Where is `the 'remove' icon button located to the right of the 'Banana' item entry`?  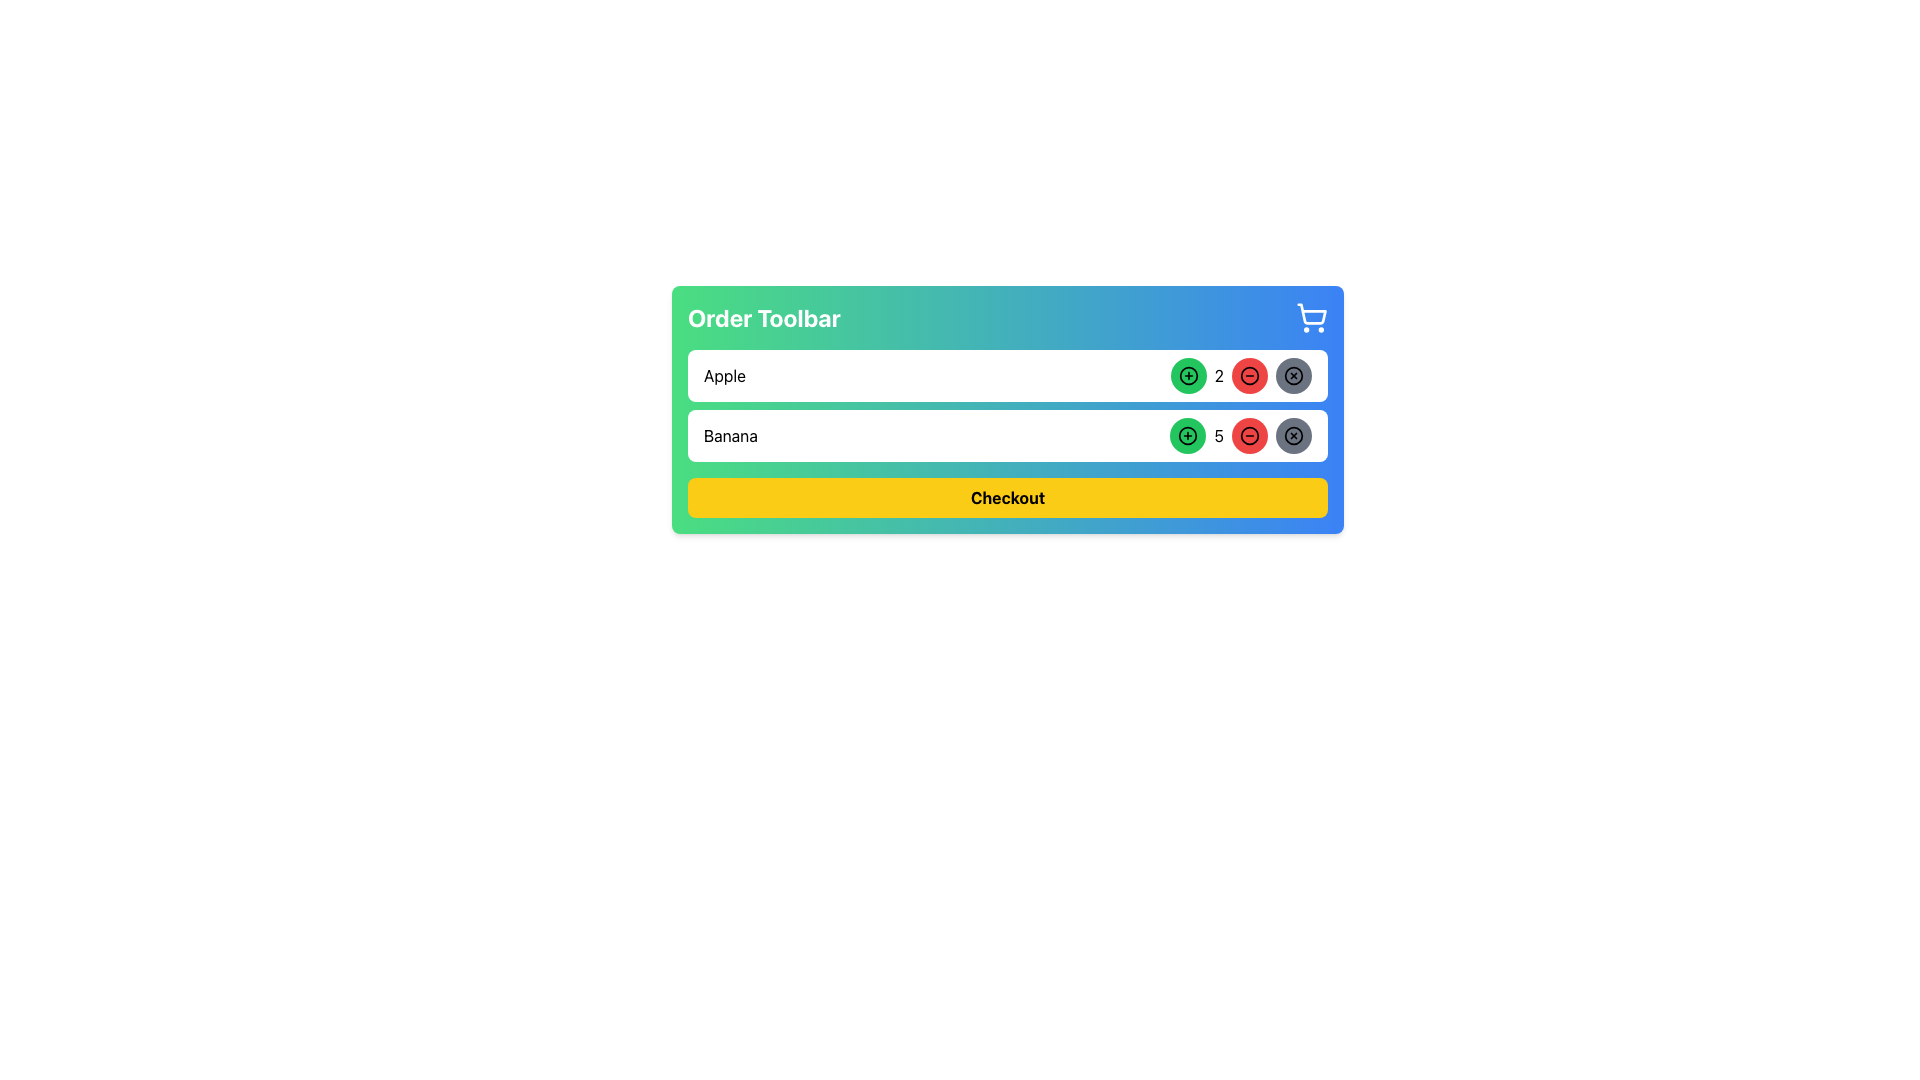
the 'remove' icon button located to the right of the 'Banana' item entry is located at coordinates (1294, 434).